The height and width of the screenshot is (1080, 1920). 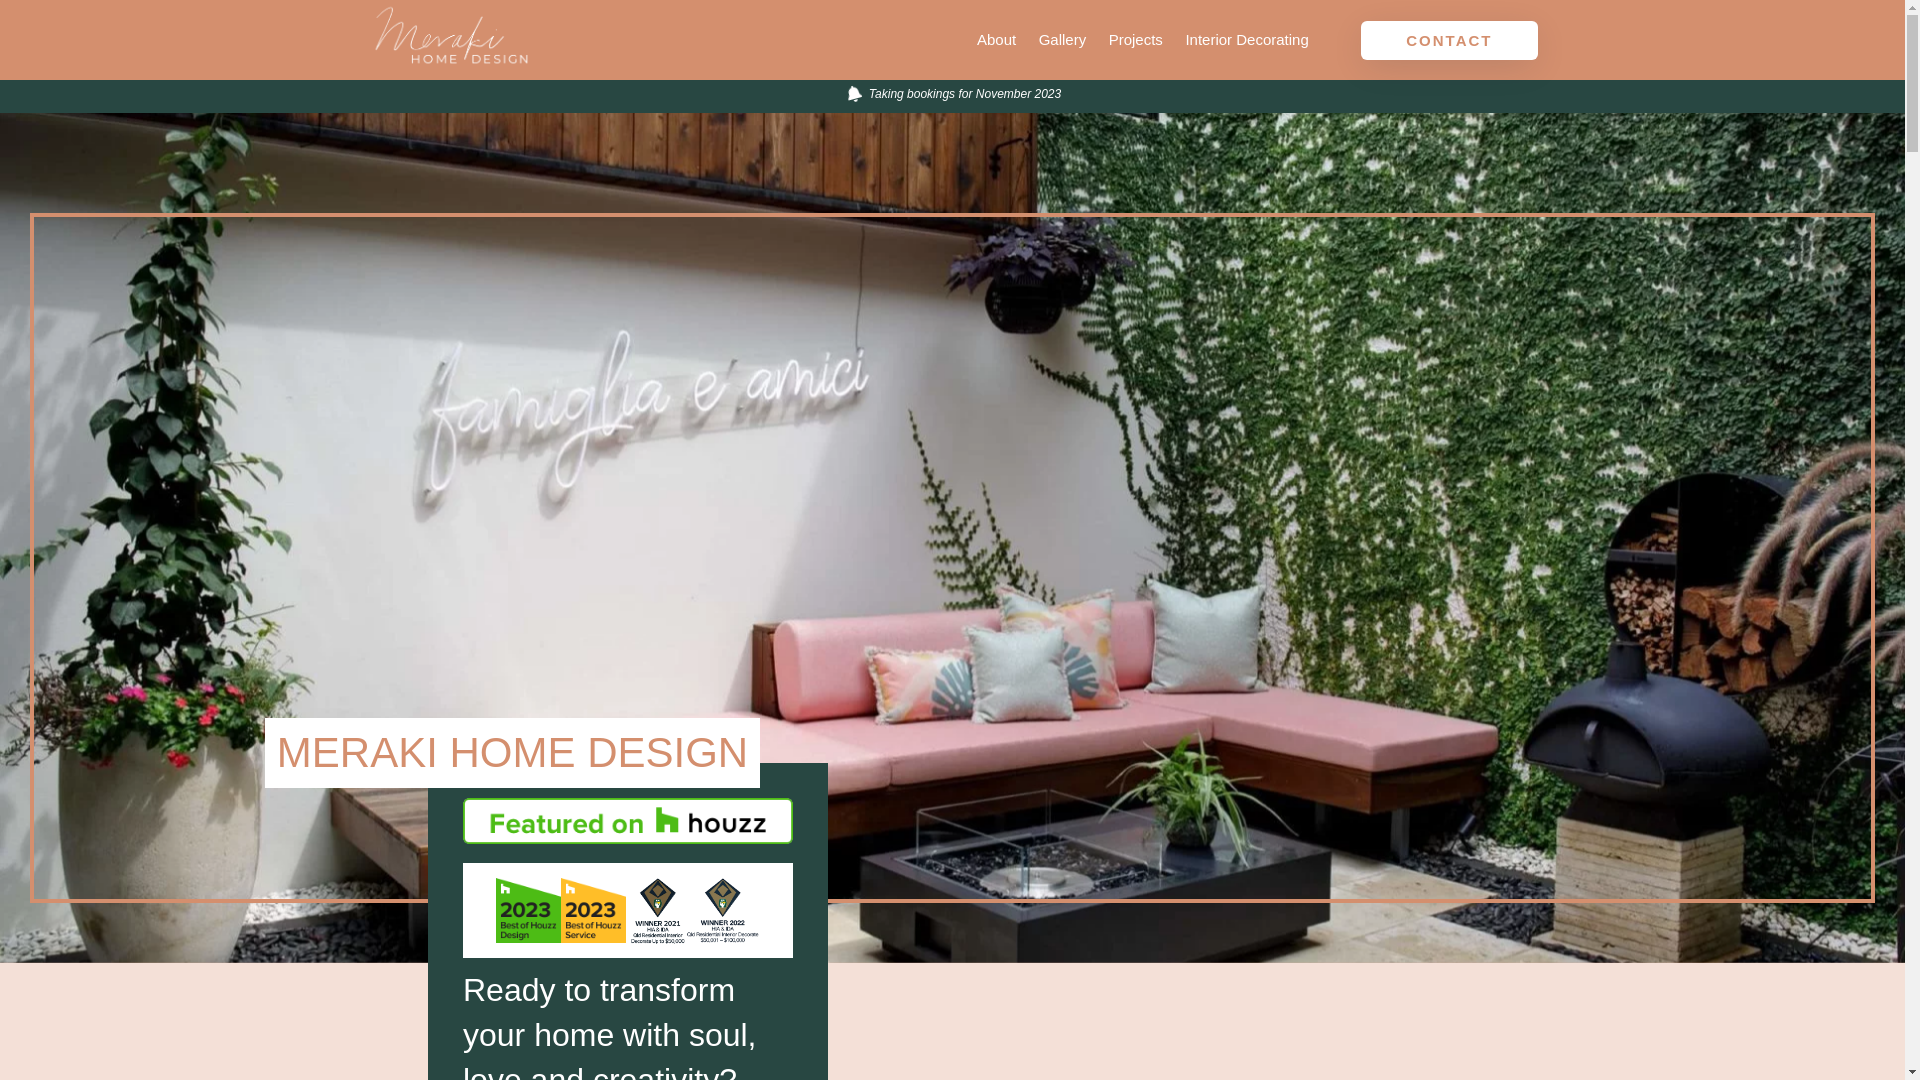 I want to click on 'Projects', so click(x=1107, y=39).